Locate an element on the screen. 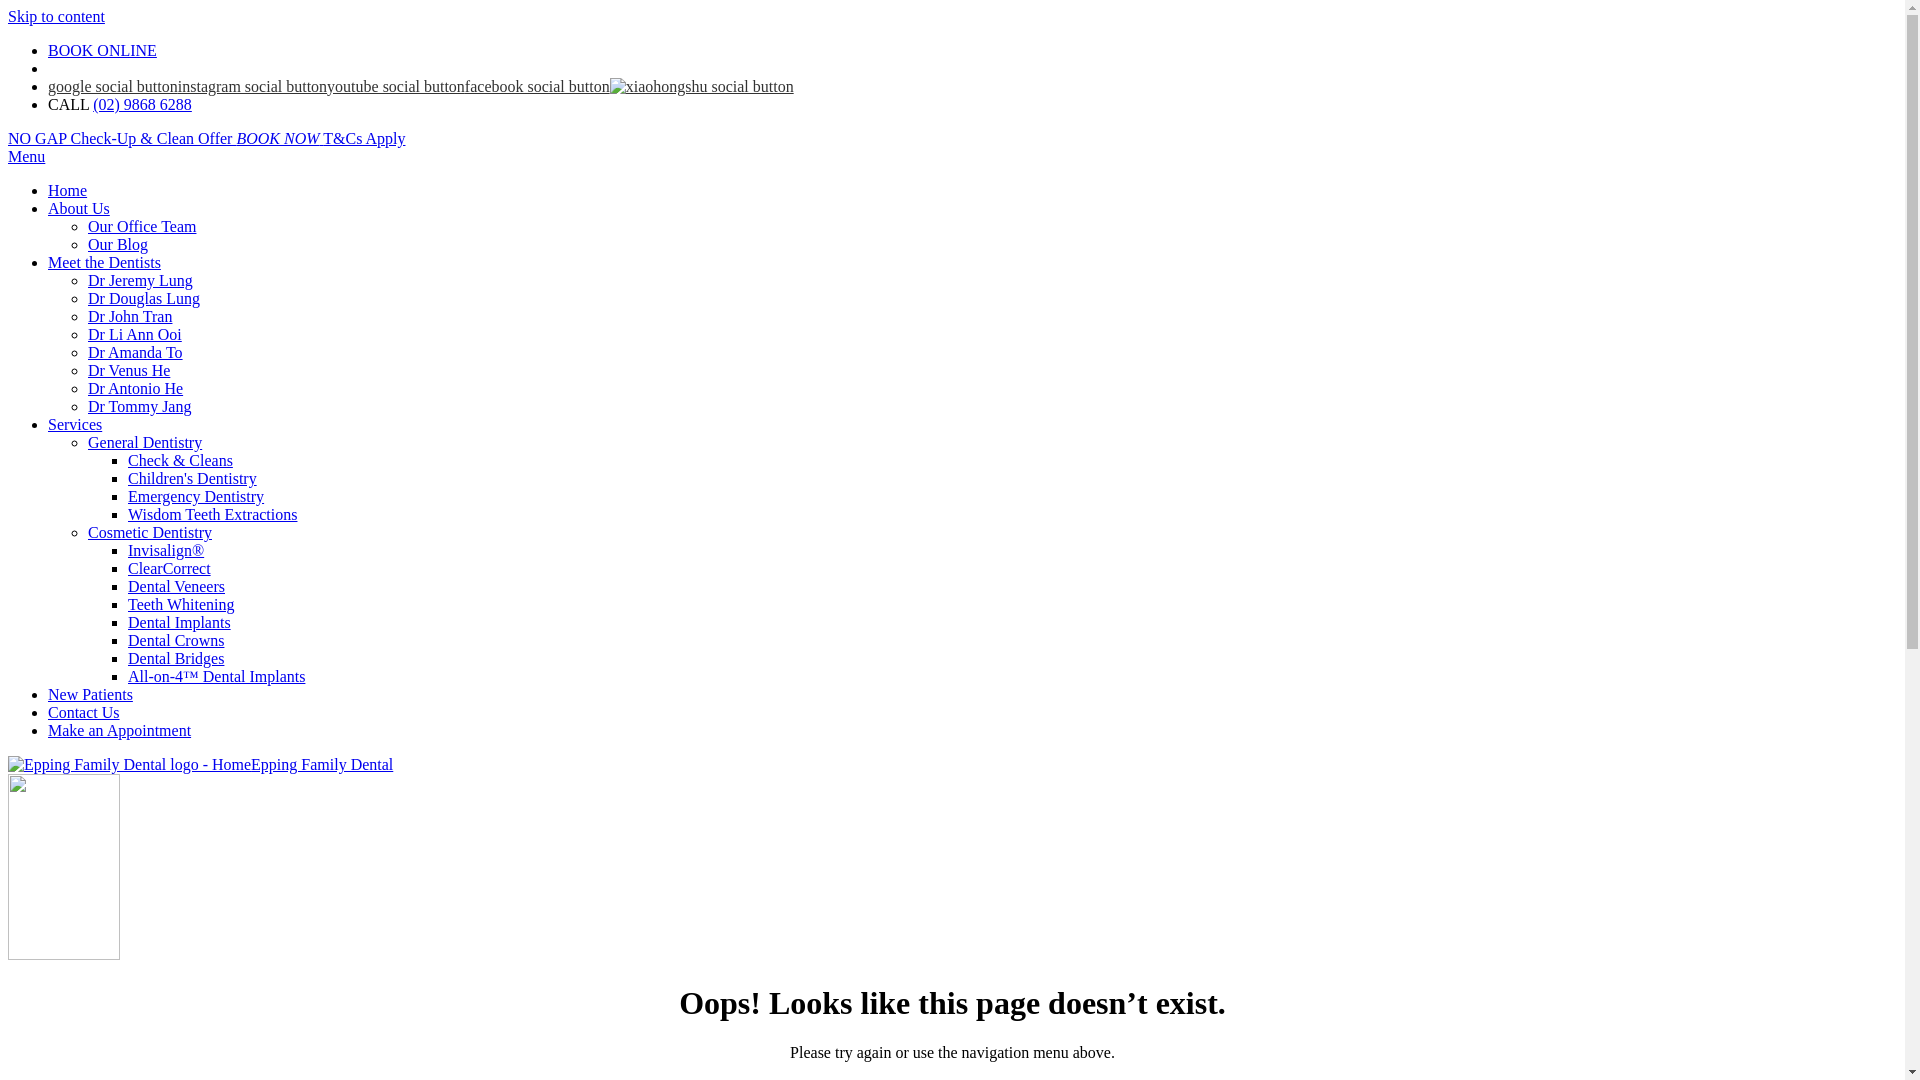 This screenshot has height=1080, width=1920. 'Dental Crowns' is located at coordinates (176, 640).